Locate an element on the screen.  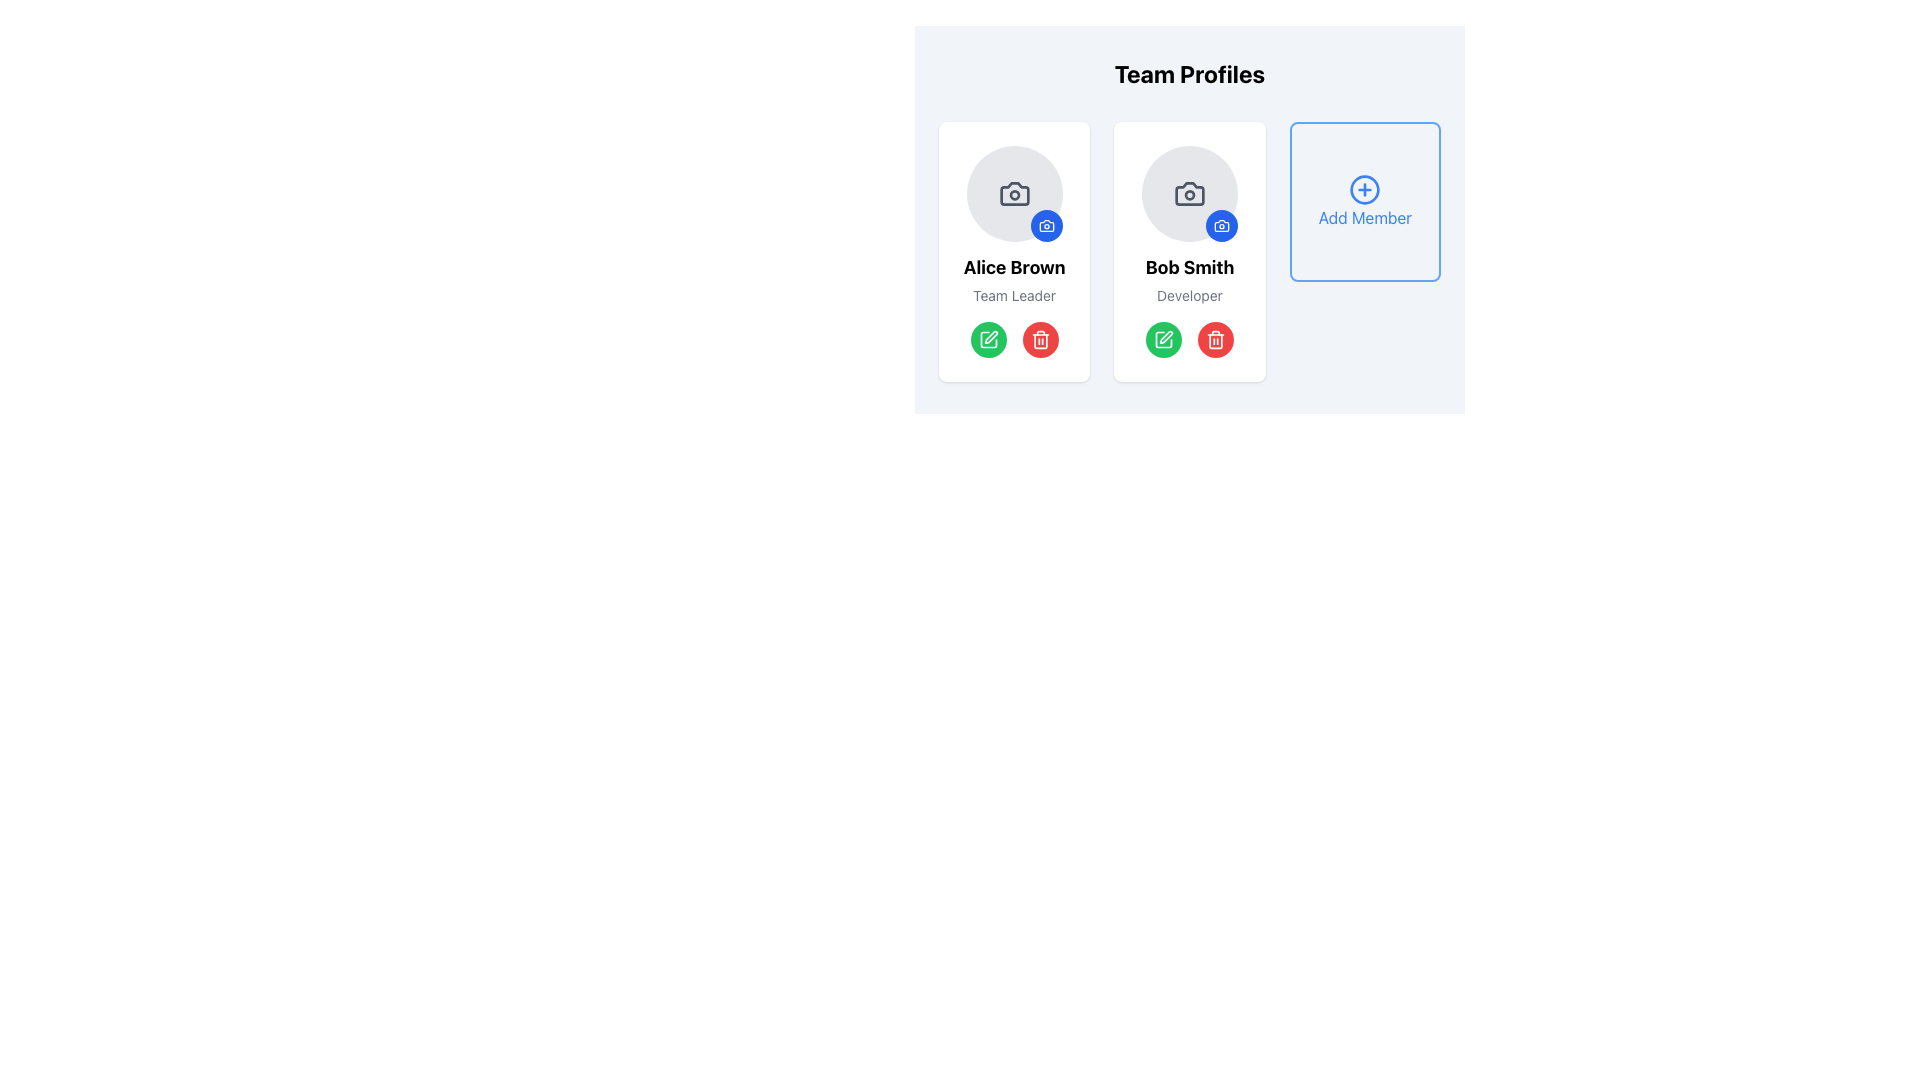
the camera icon representing photography in the left profile card of the 'Team Profiles' section for the first card labeled 'Alice Brown' is located at coordinates (1014, 193).